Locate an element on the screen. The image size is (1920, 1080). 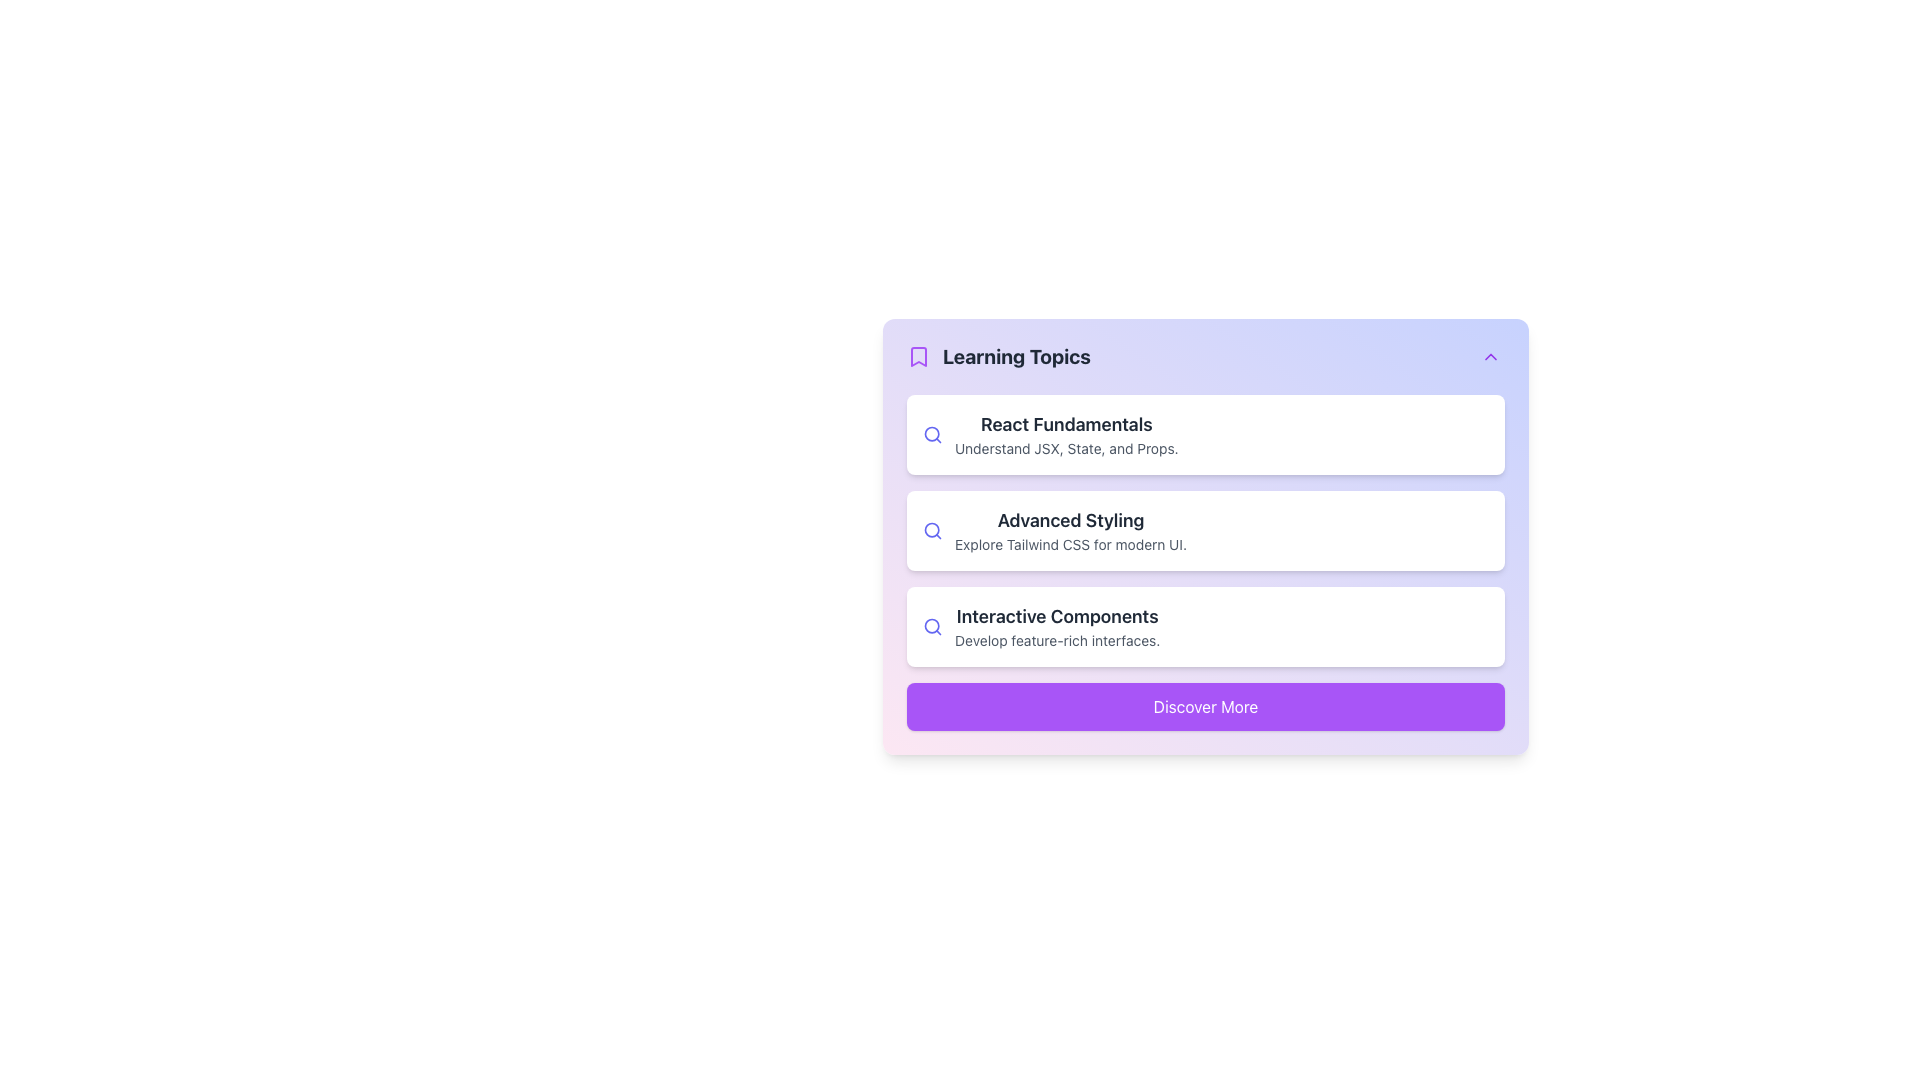
the informative Text Content below the 'React Fundamentals' title in the first card of the Learning Topics section is located at coordinates (1065, 447).